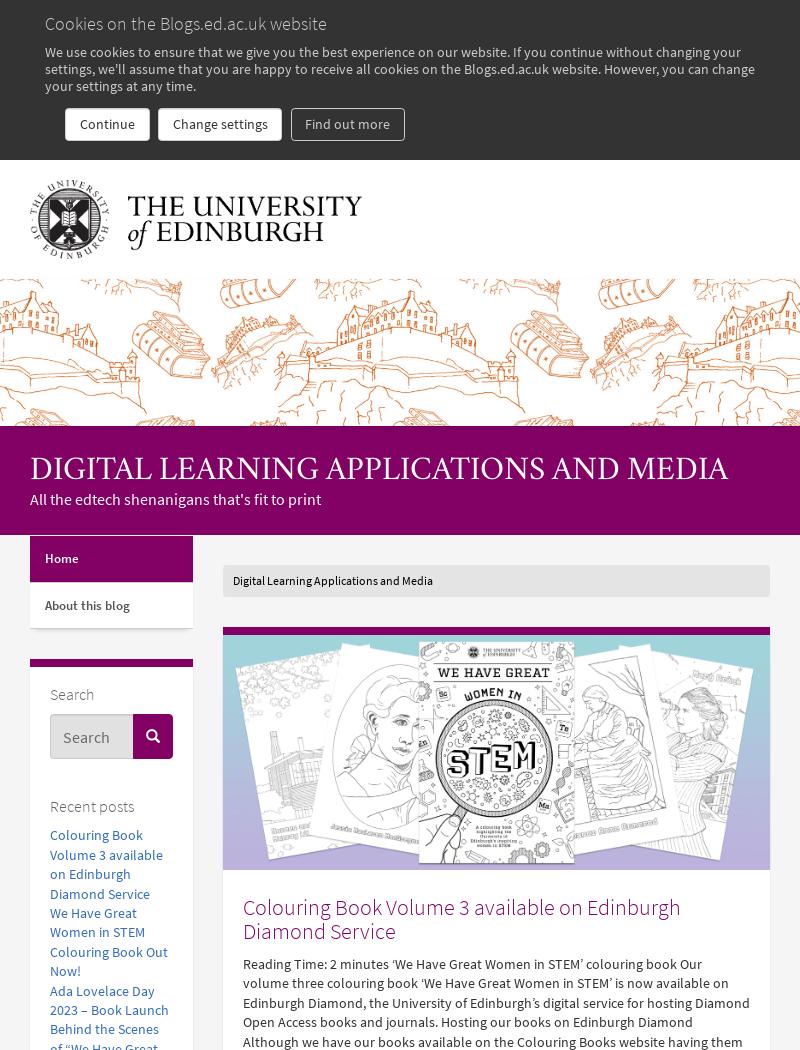  Describe the element at coordinates (61, 558) in the screenshot. I see `'Home'` at that location.